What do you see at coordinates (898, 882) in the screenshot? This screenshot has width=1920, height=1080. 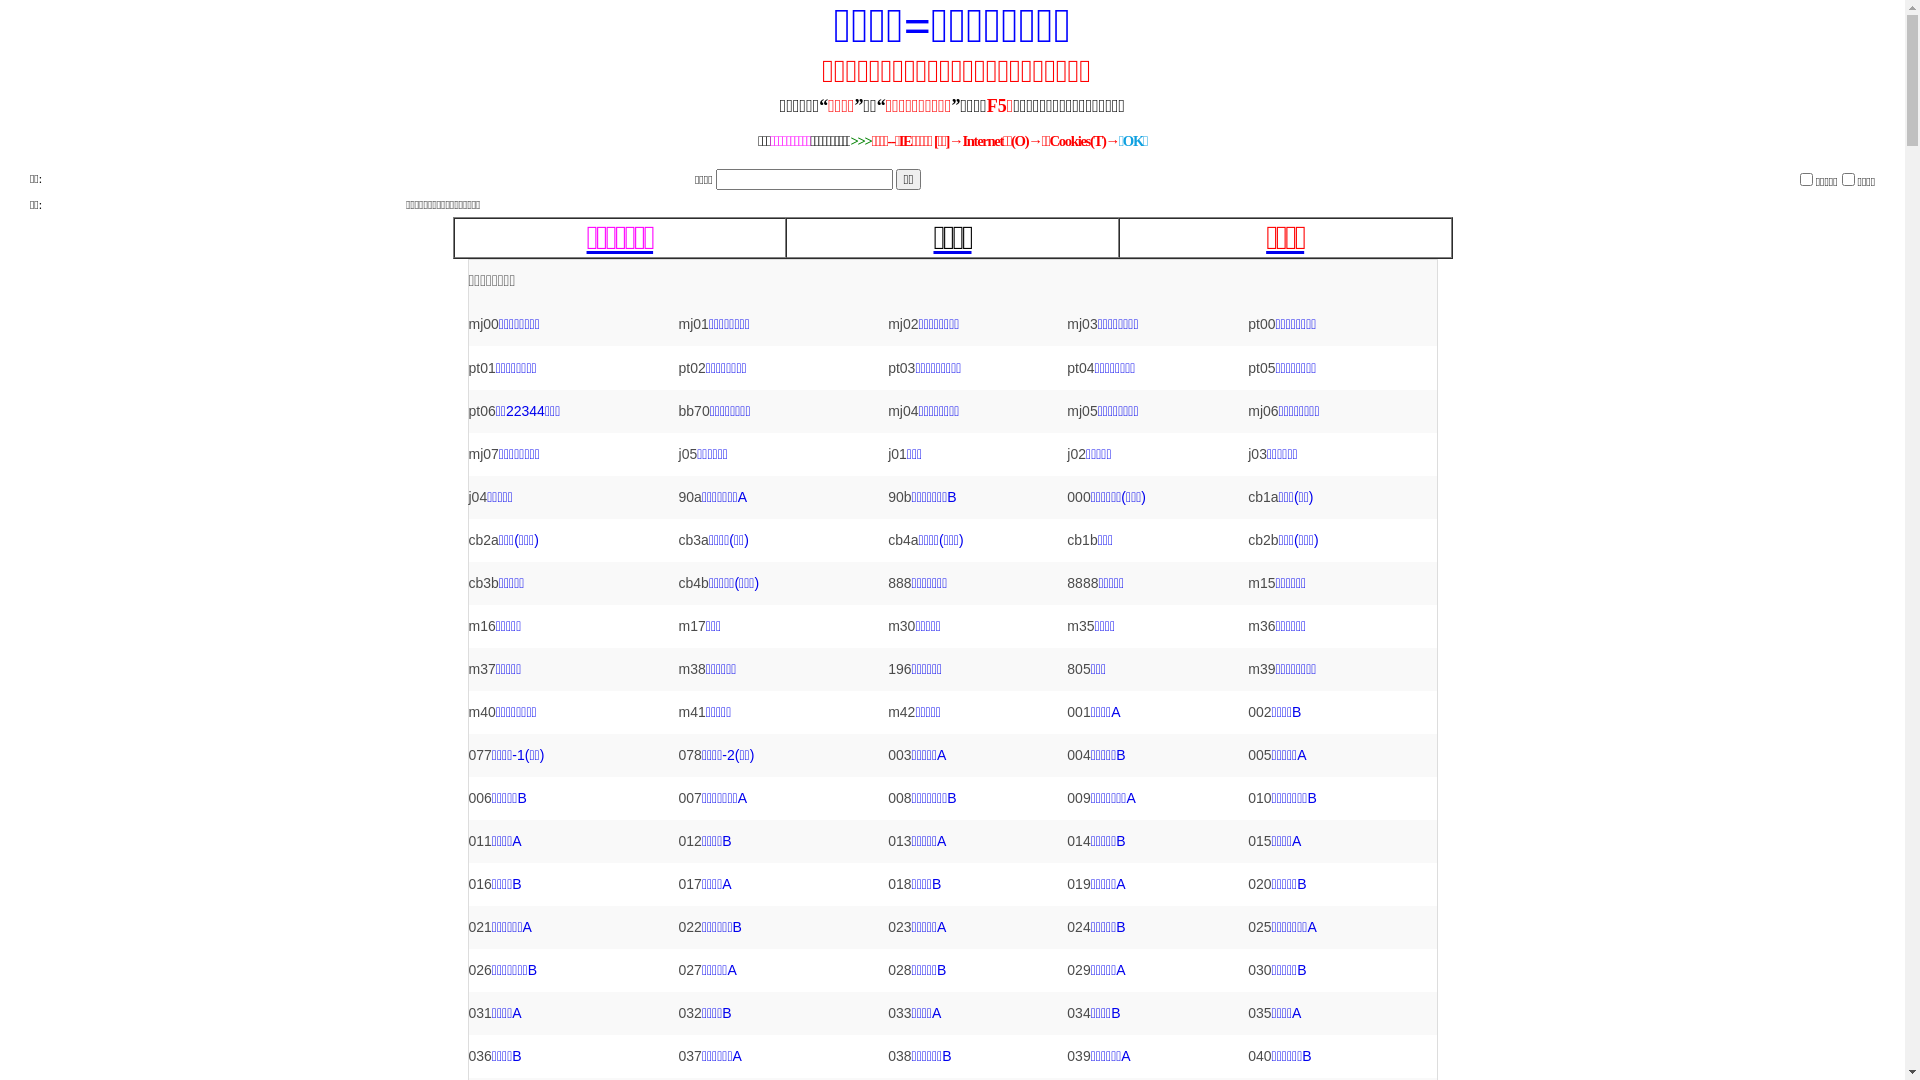 I see `'018'` at bounding box center [898, 882].